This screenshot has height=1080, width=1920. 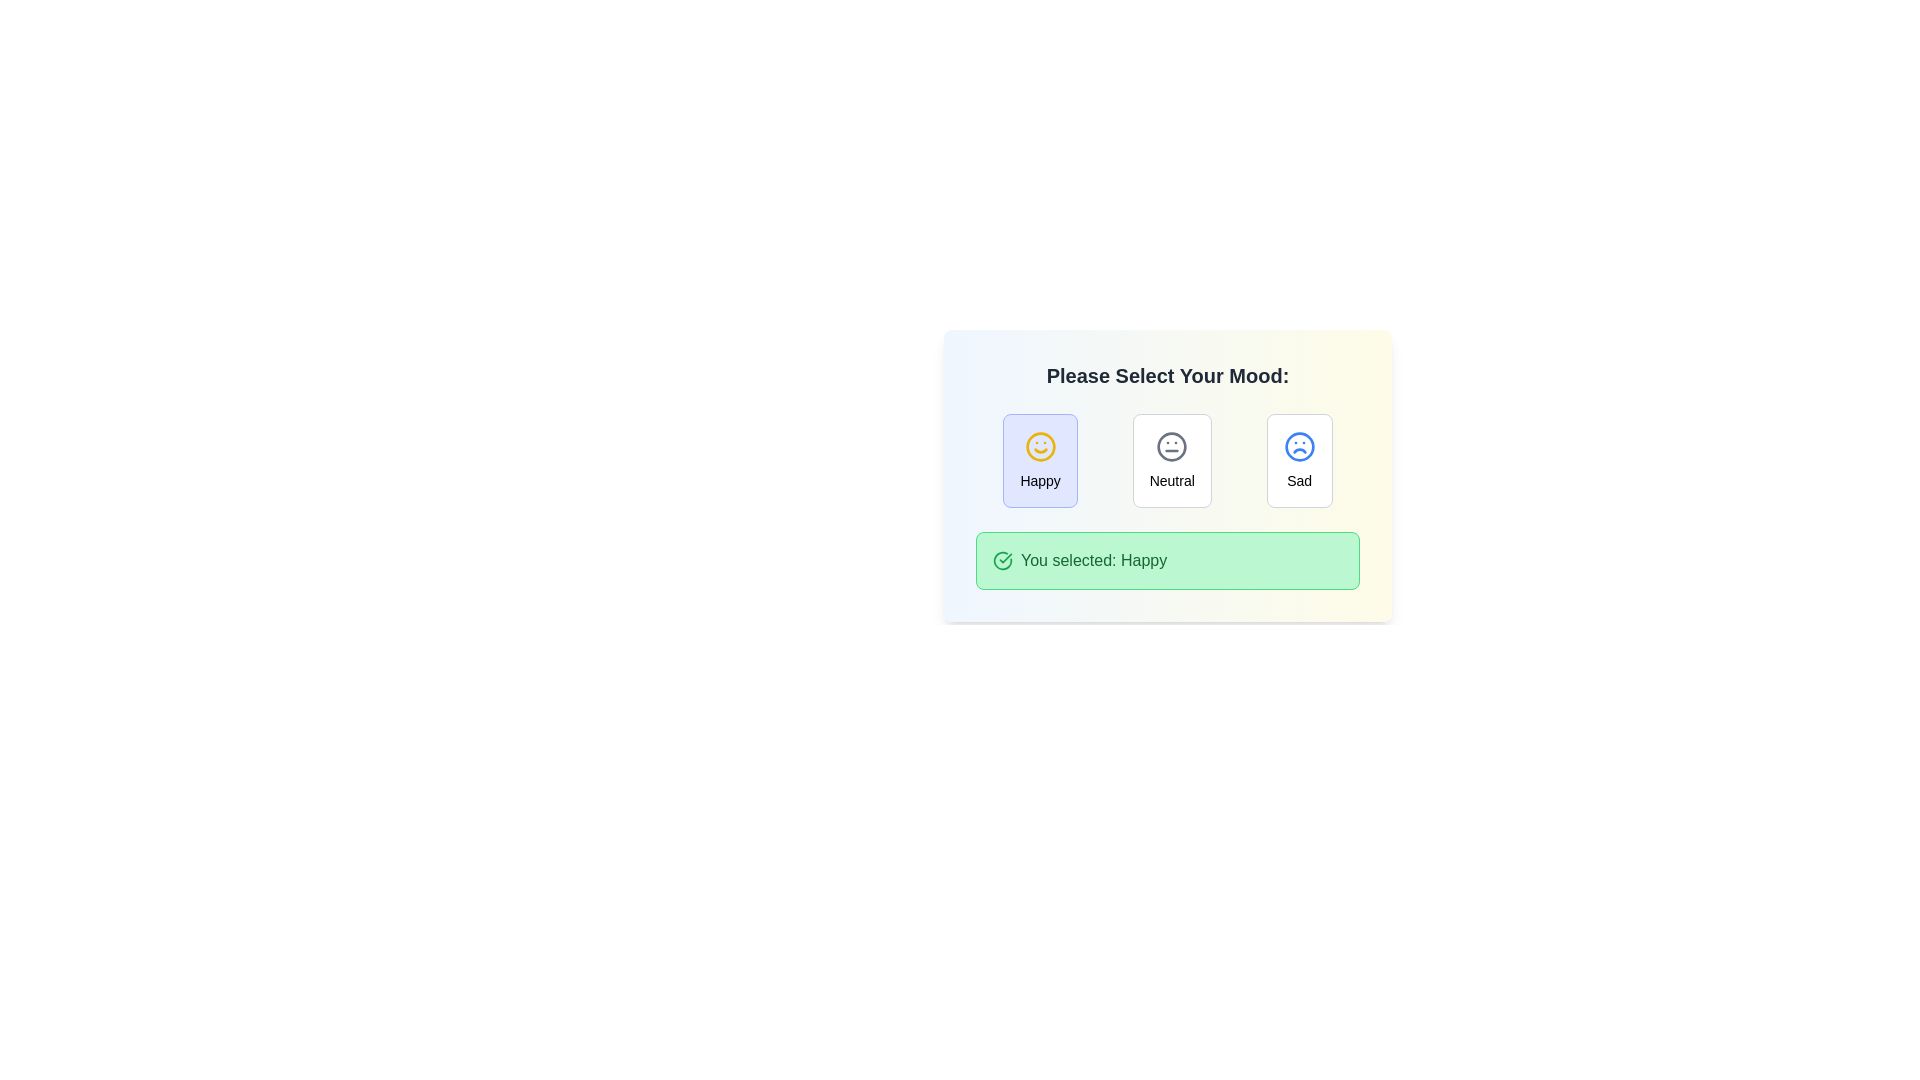 I want to click on the text label displaying 'Neutral', which is located centrally beneath the neutral face icon in the mood options section, so click(x=1172, y=481).